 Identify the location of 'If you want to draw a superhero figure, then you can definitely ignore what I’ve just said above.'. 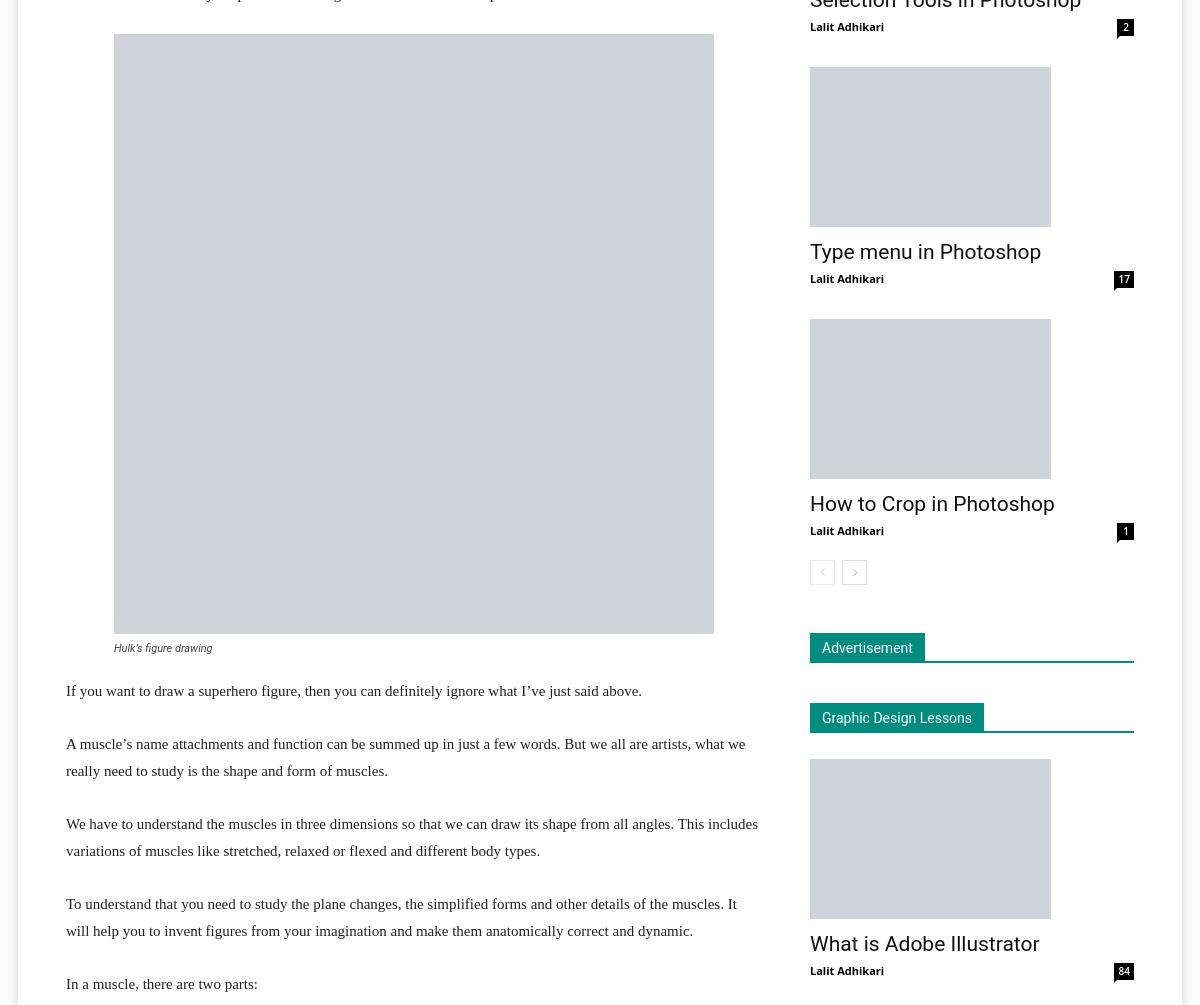
(354, 691).